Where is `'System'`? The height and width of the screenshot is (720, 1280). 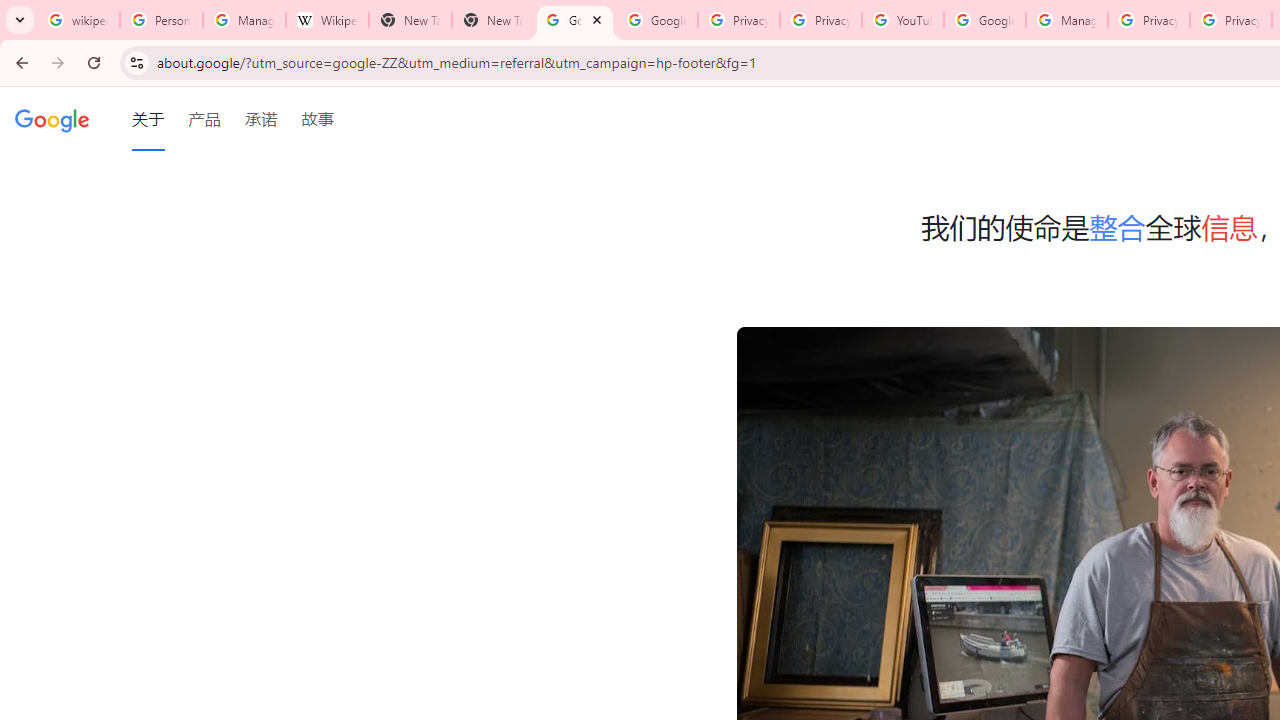
'System' is located at coordinates (10, 11).